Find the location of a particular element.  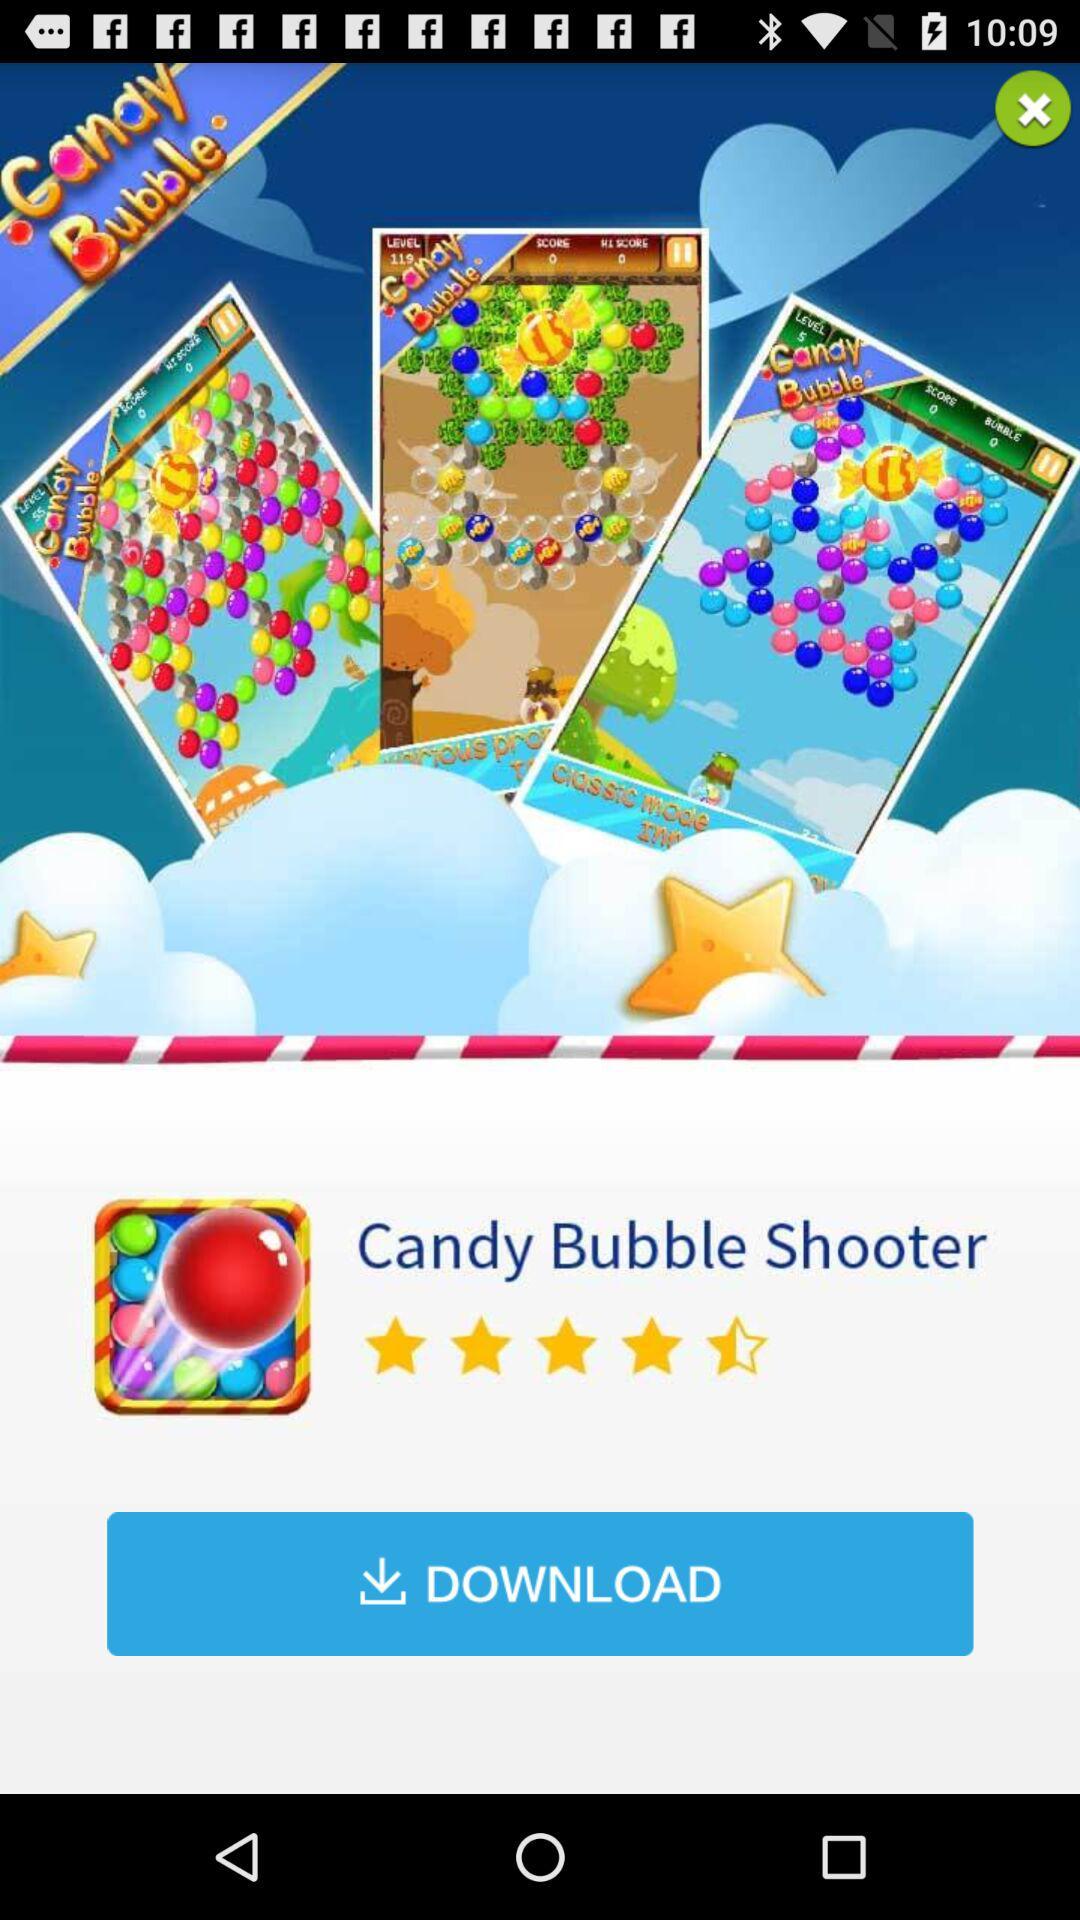

deselect option is located at coordinates (1033, 108).